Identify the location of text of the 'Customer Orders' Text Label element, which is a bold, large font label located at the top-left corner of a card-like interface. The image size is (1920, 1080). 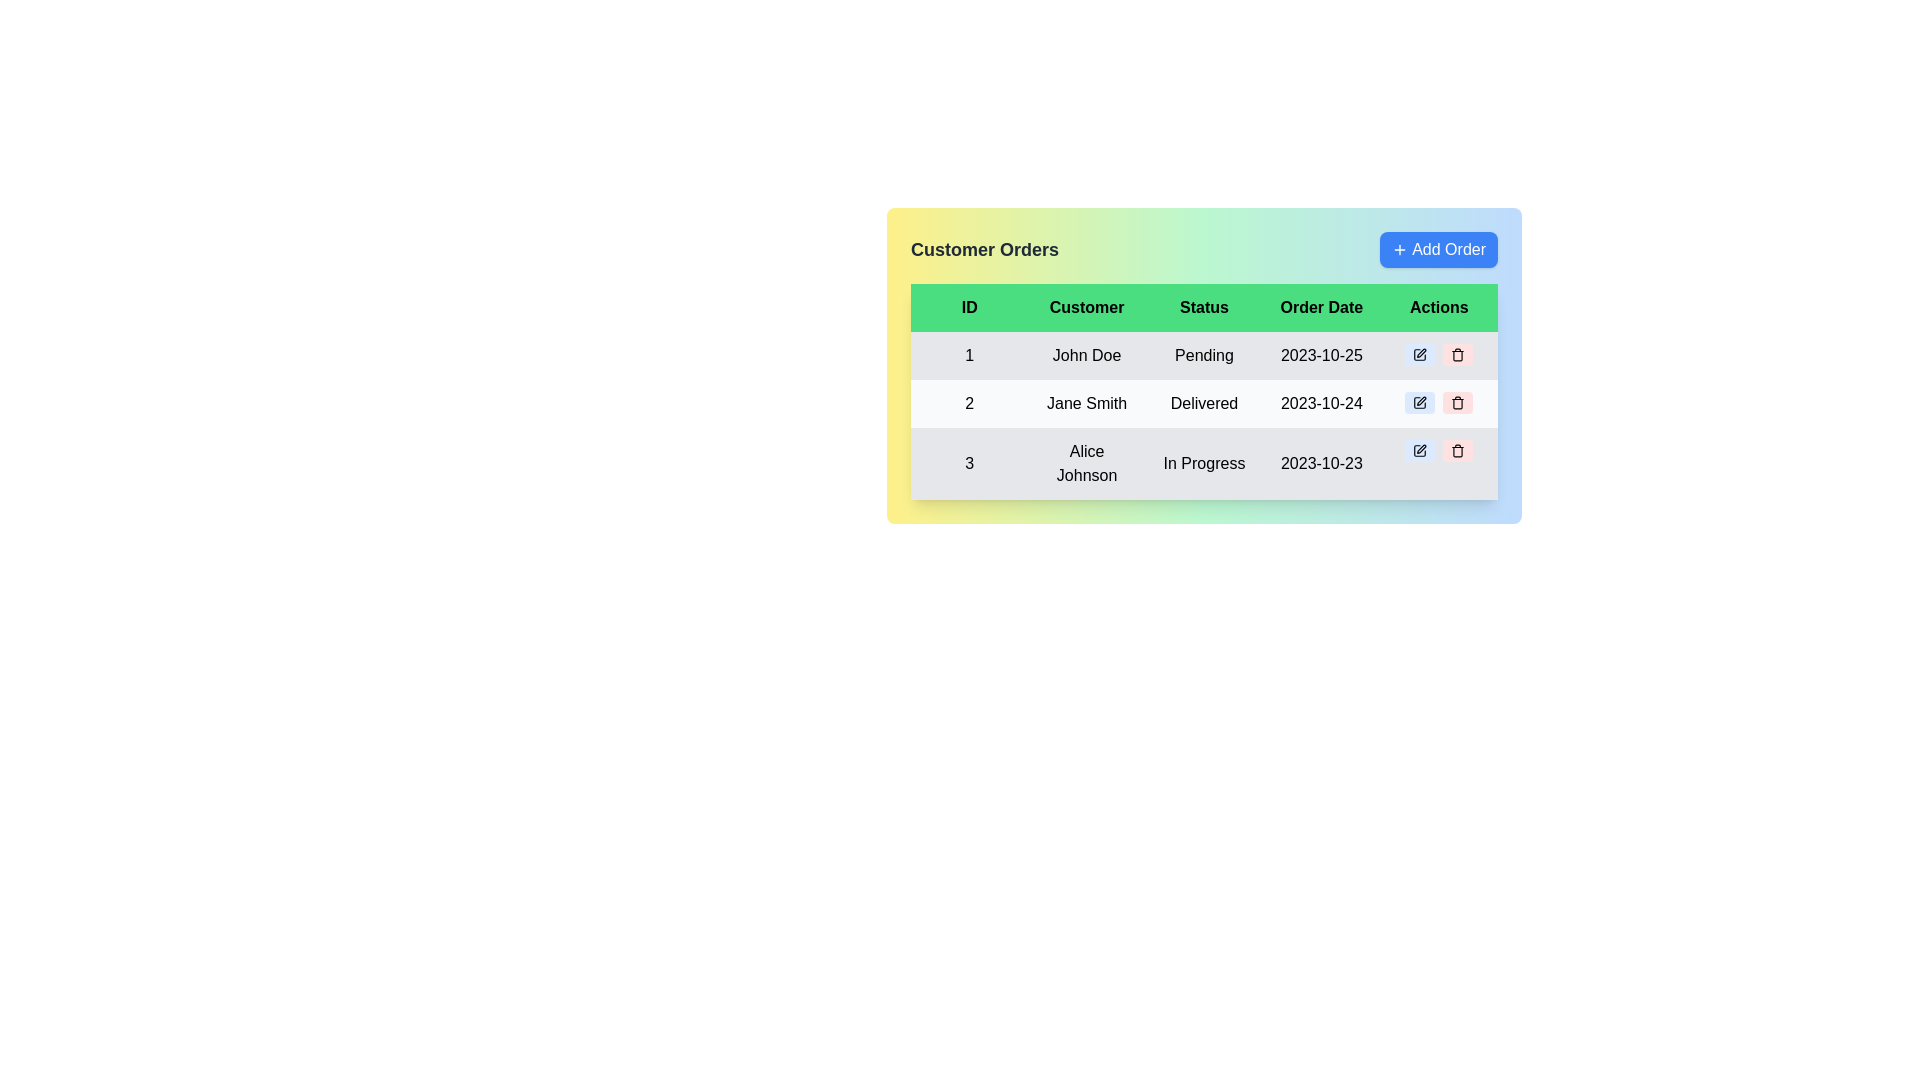
(984, 249).